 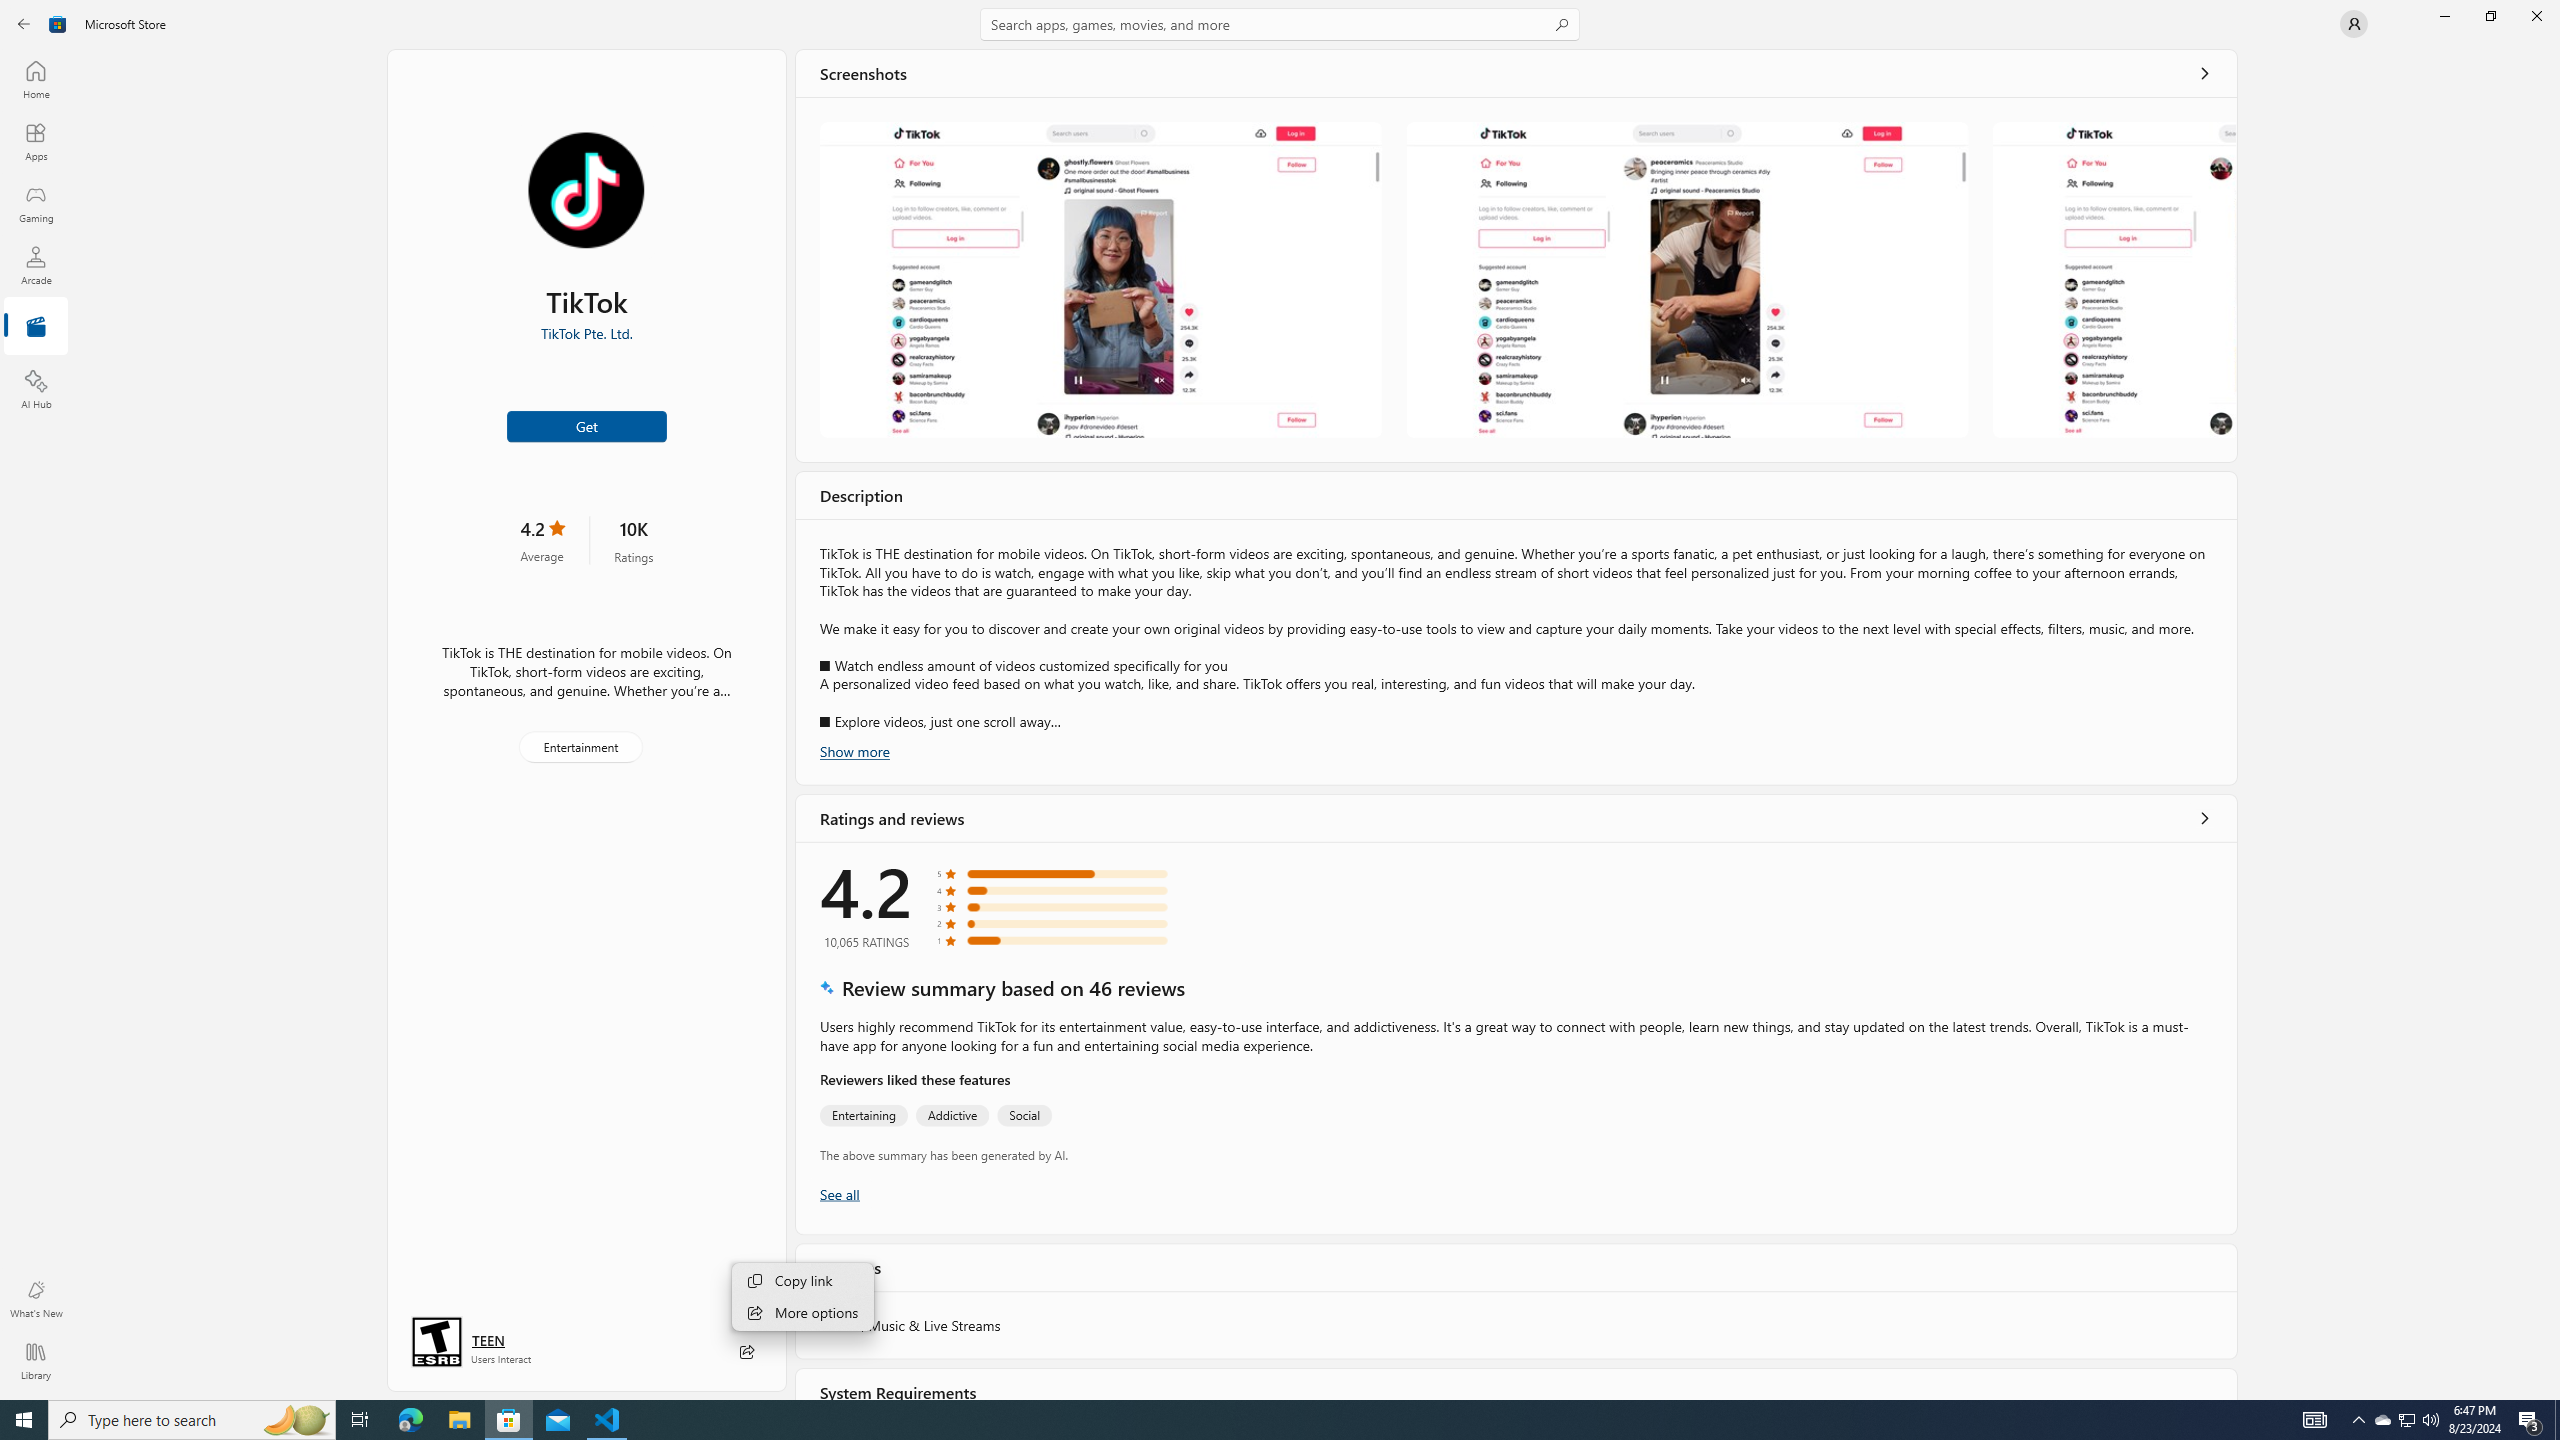 What do you see at coordinates (746, 1351) in the screenshot?
I see `'Share'` at bounding box center [746, 1351].